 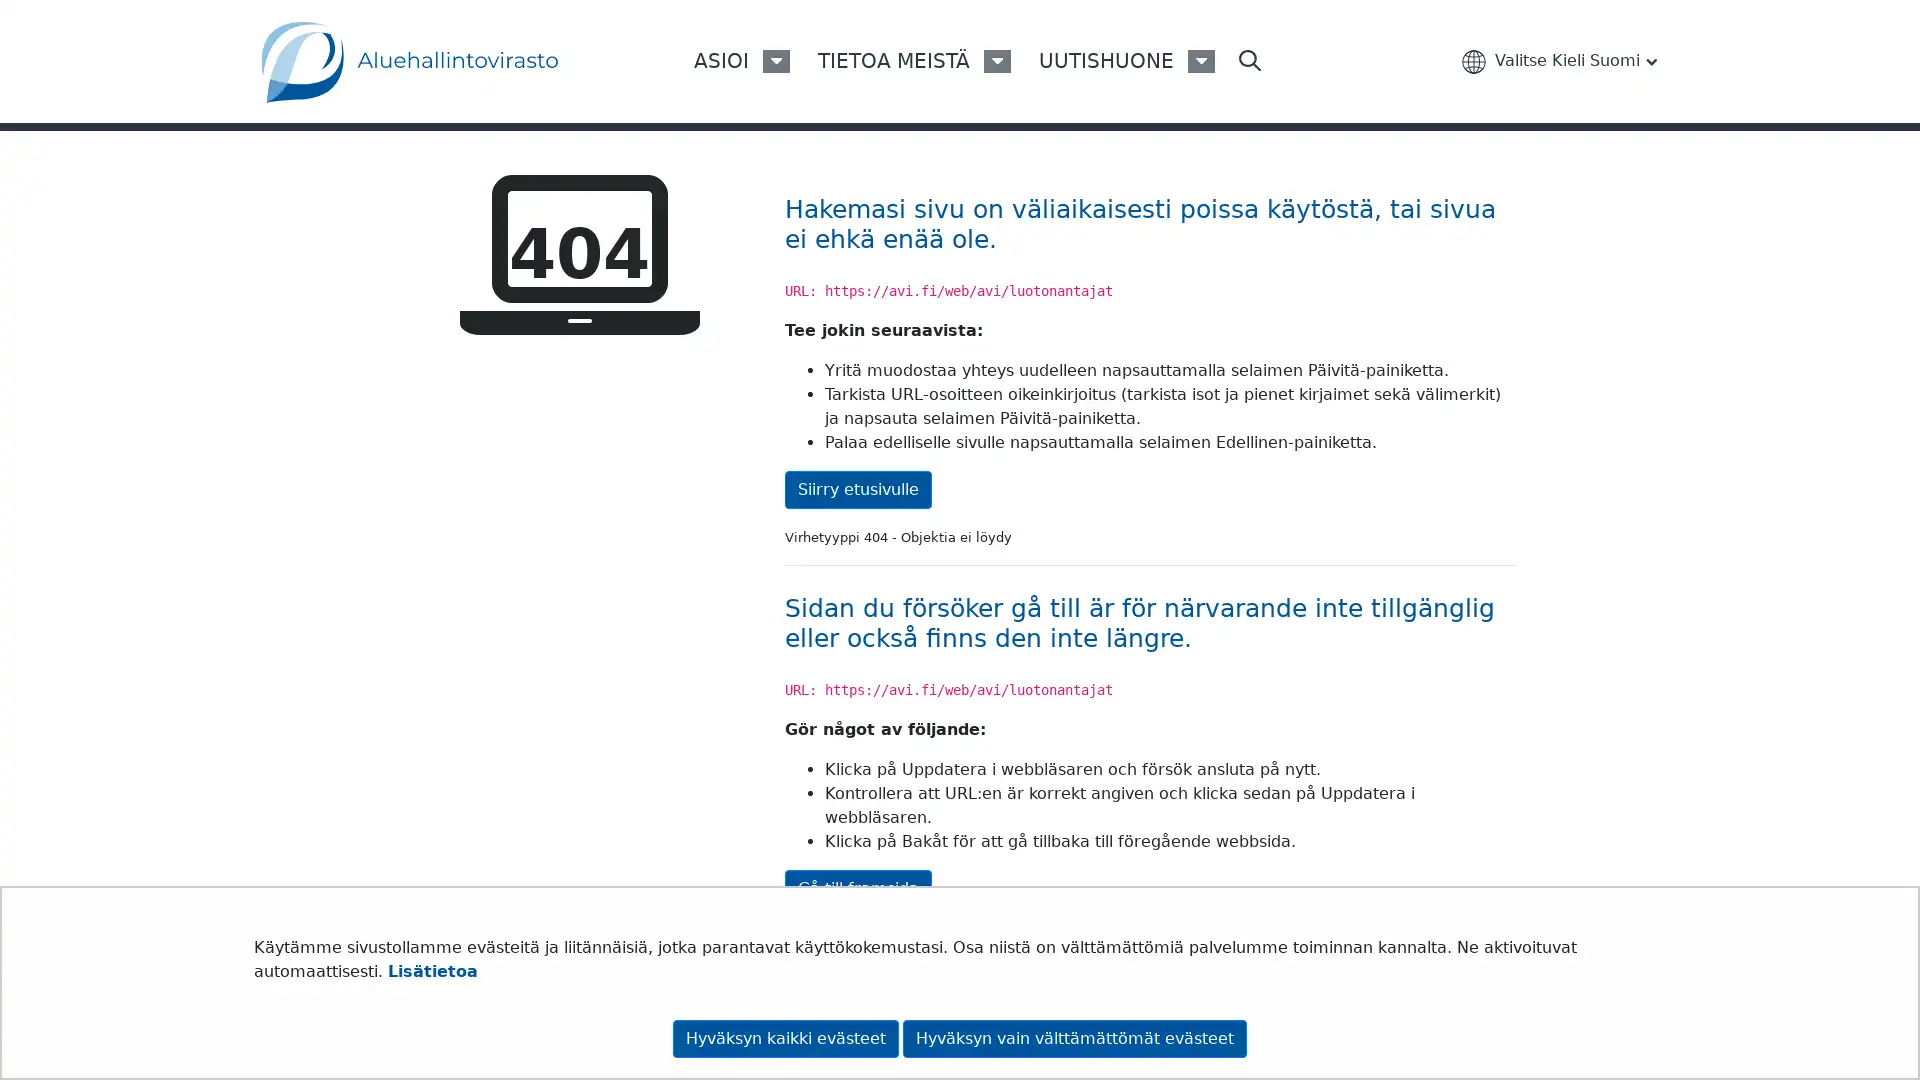 I want to click on Hyvaksyn kaikki evasteet, so click(x=785, y=1037).